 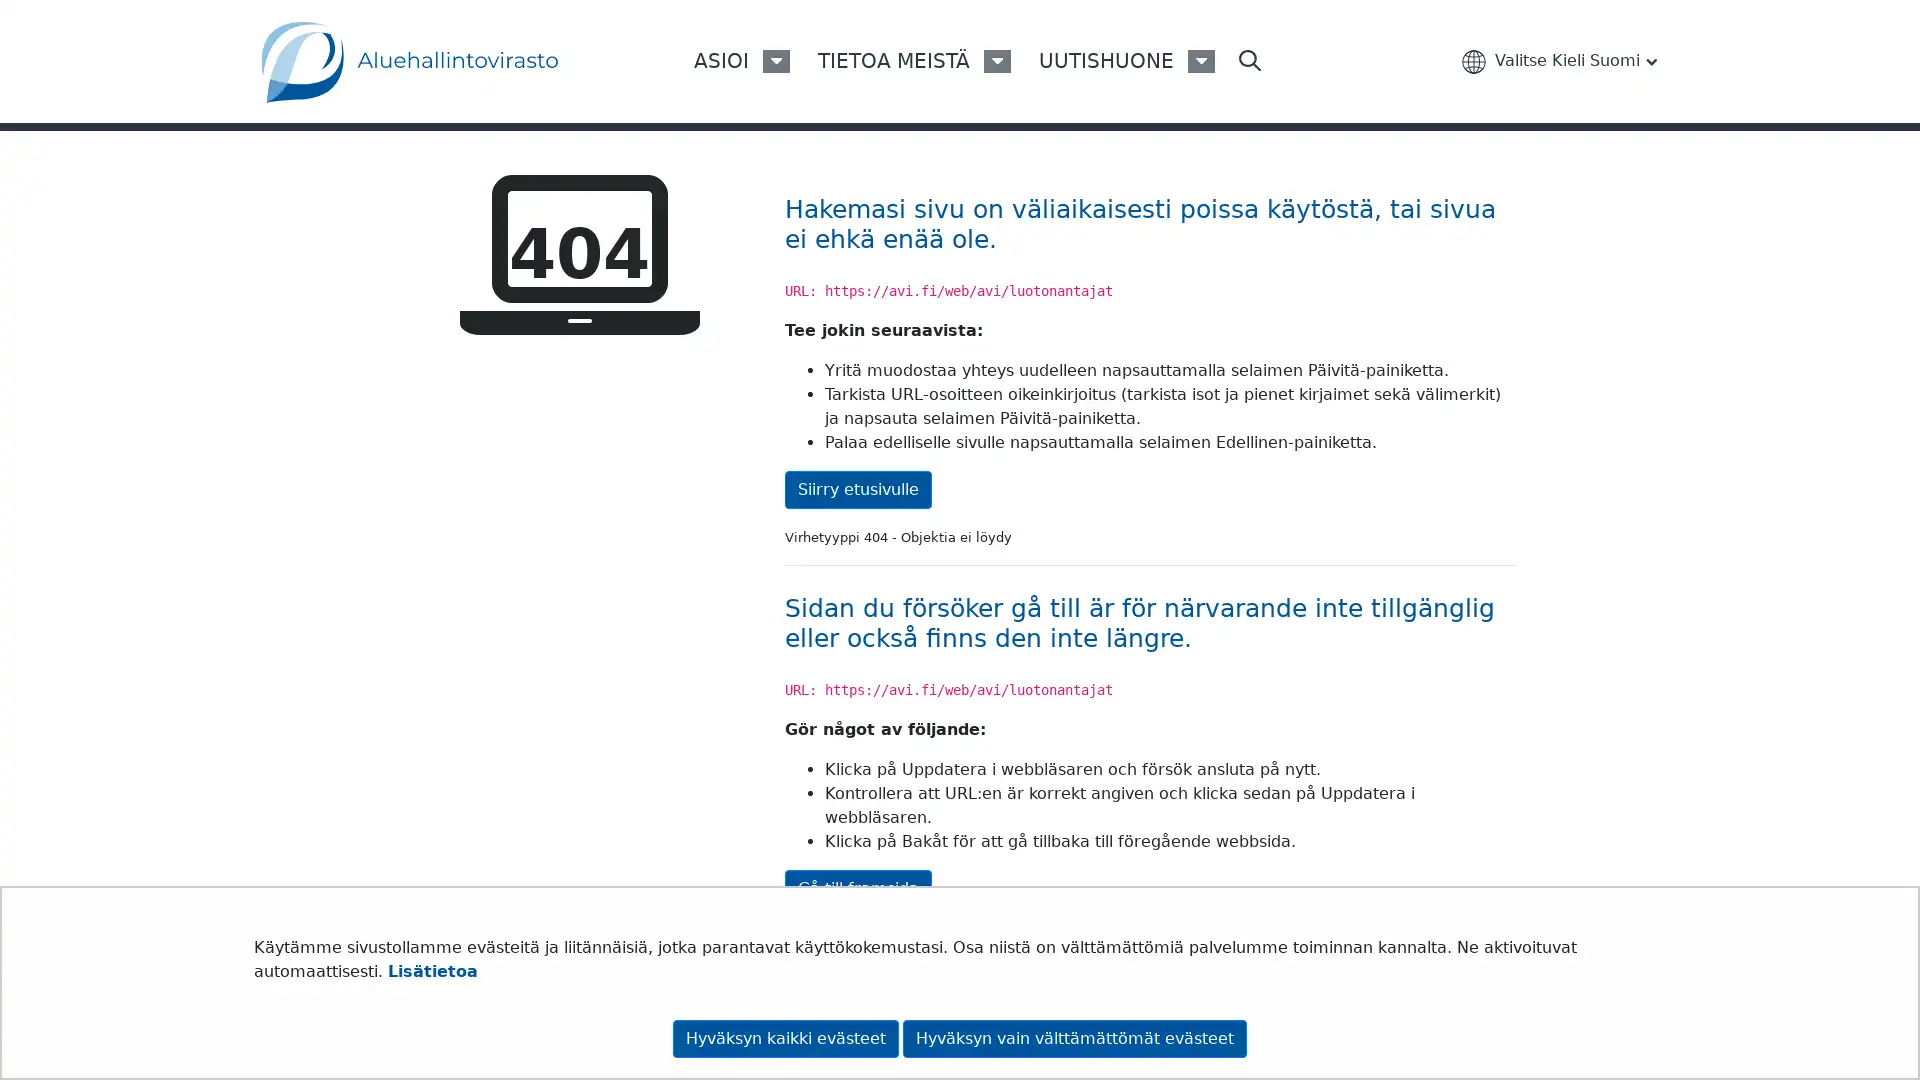 I want to click on Hyvaksyn kaikki evasteet, so click(x=785, y=1037).